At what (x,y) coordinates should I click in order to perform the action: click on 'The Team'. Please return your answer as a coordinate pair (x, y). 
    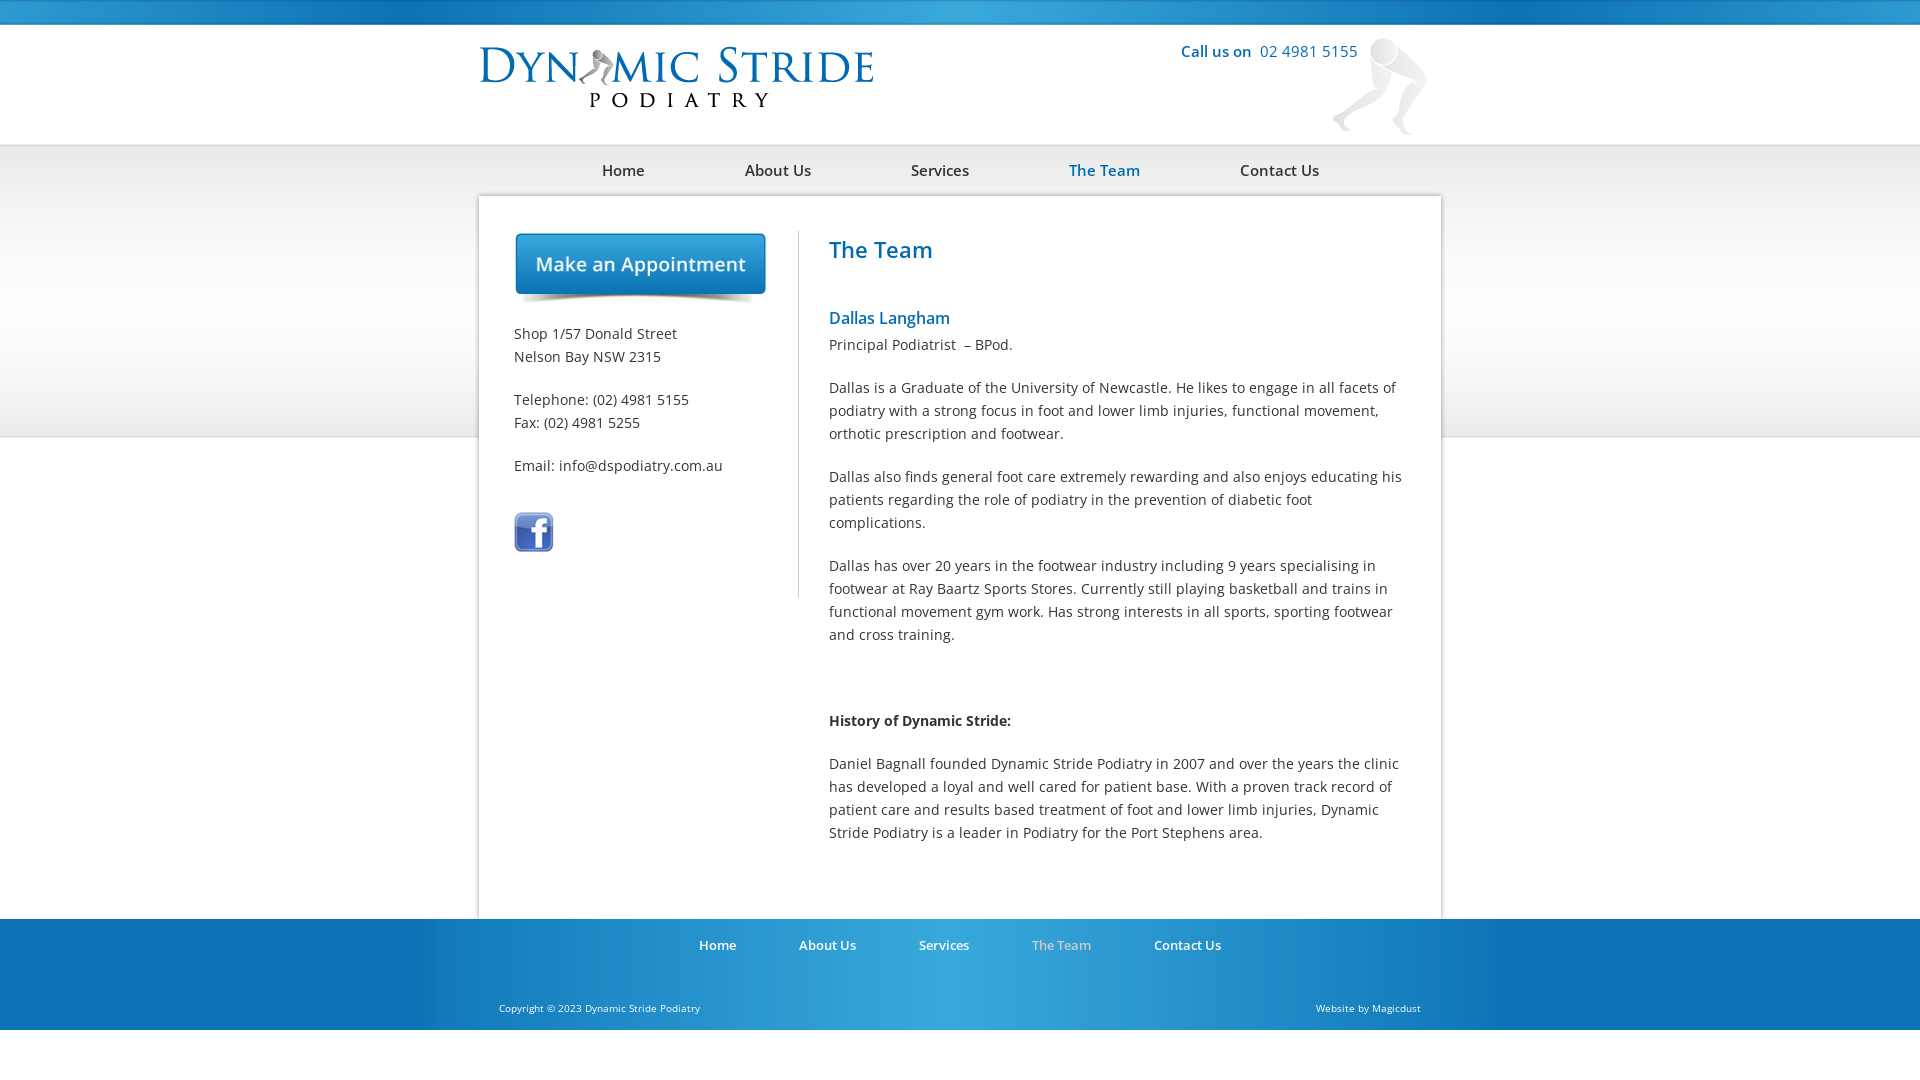
    Looking at the image, I should click on (1032, 945).